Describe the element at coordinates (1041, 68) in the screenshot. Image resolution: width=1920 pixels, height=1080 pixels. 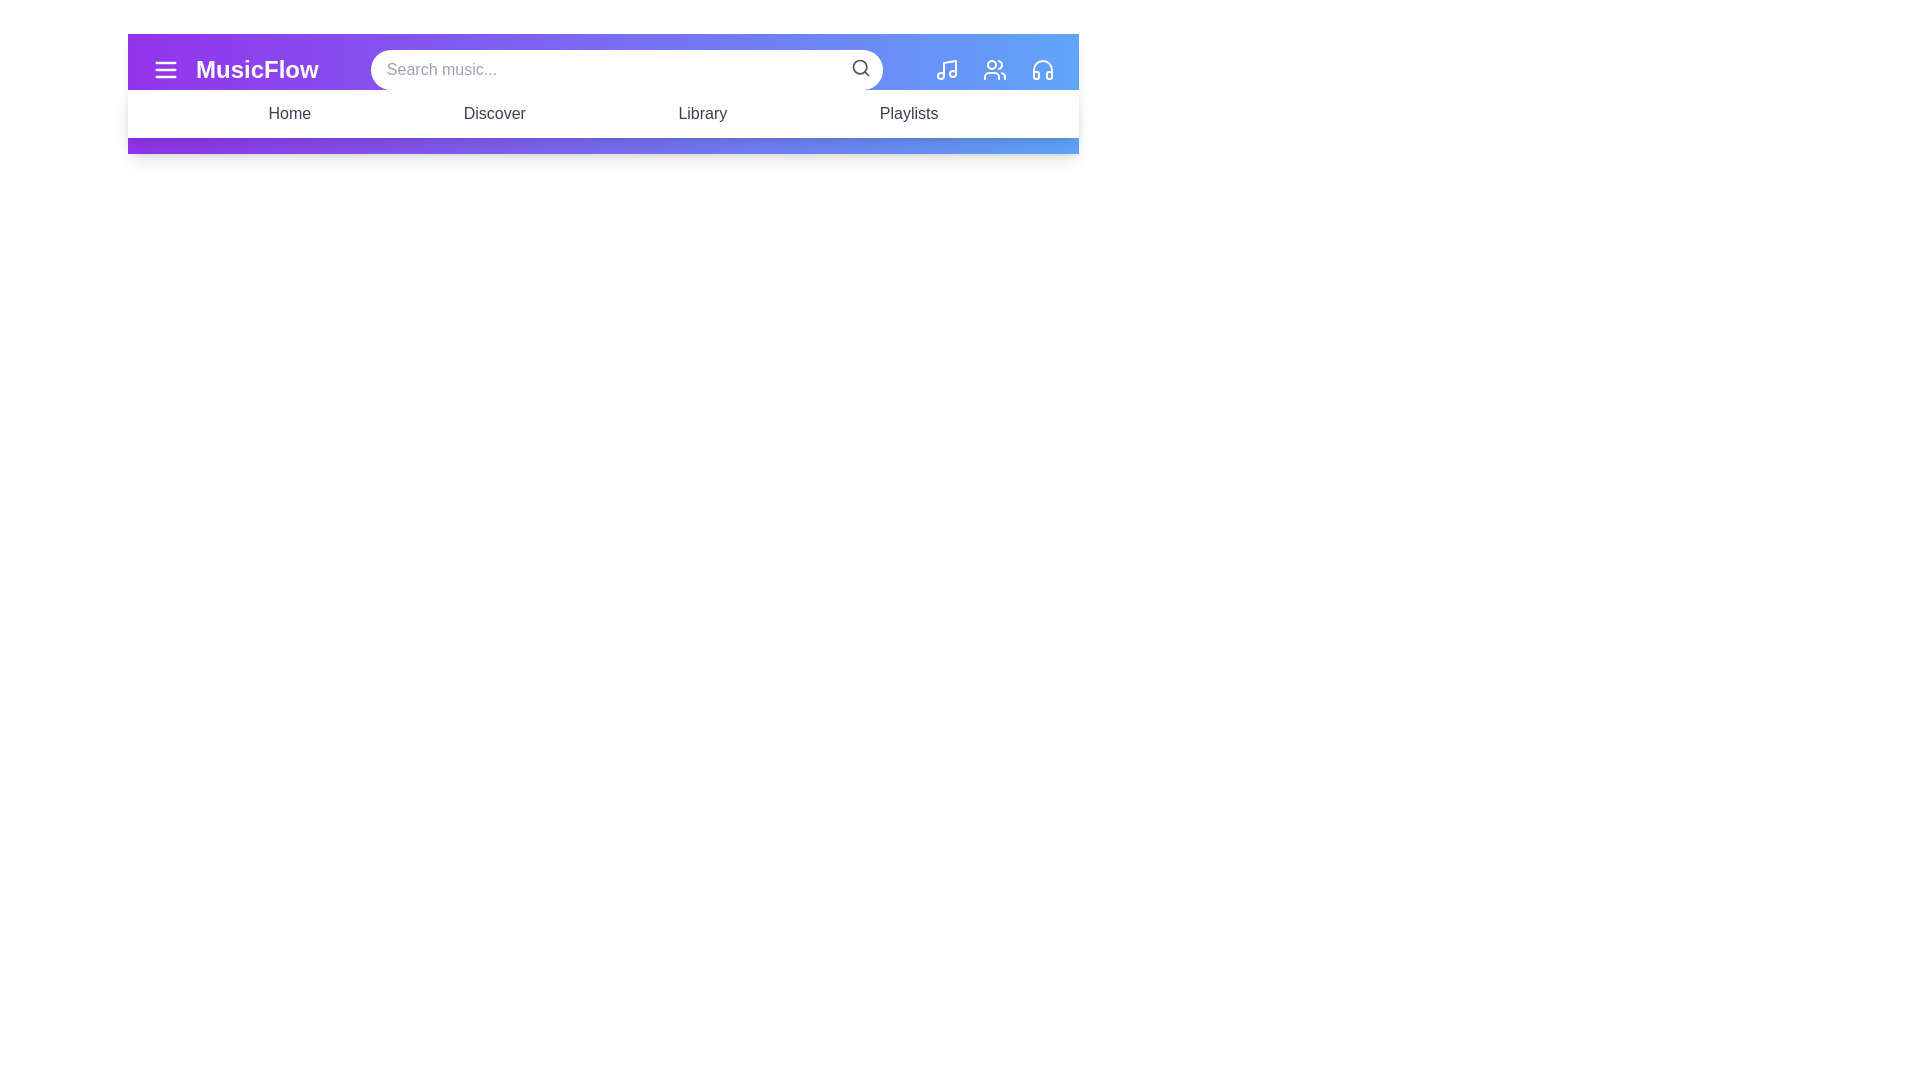
I see `the Headphones navigation icon` at that location.